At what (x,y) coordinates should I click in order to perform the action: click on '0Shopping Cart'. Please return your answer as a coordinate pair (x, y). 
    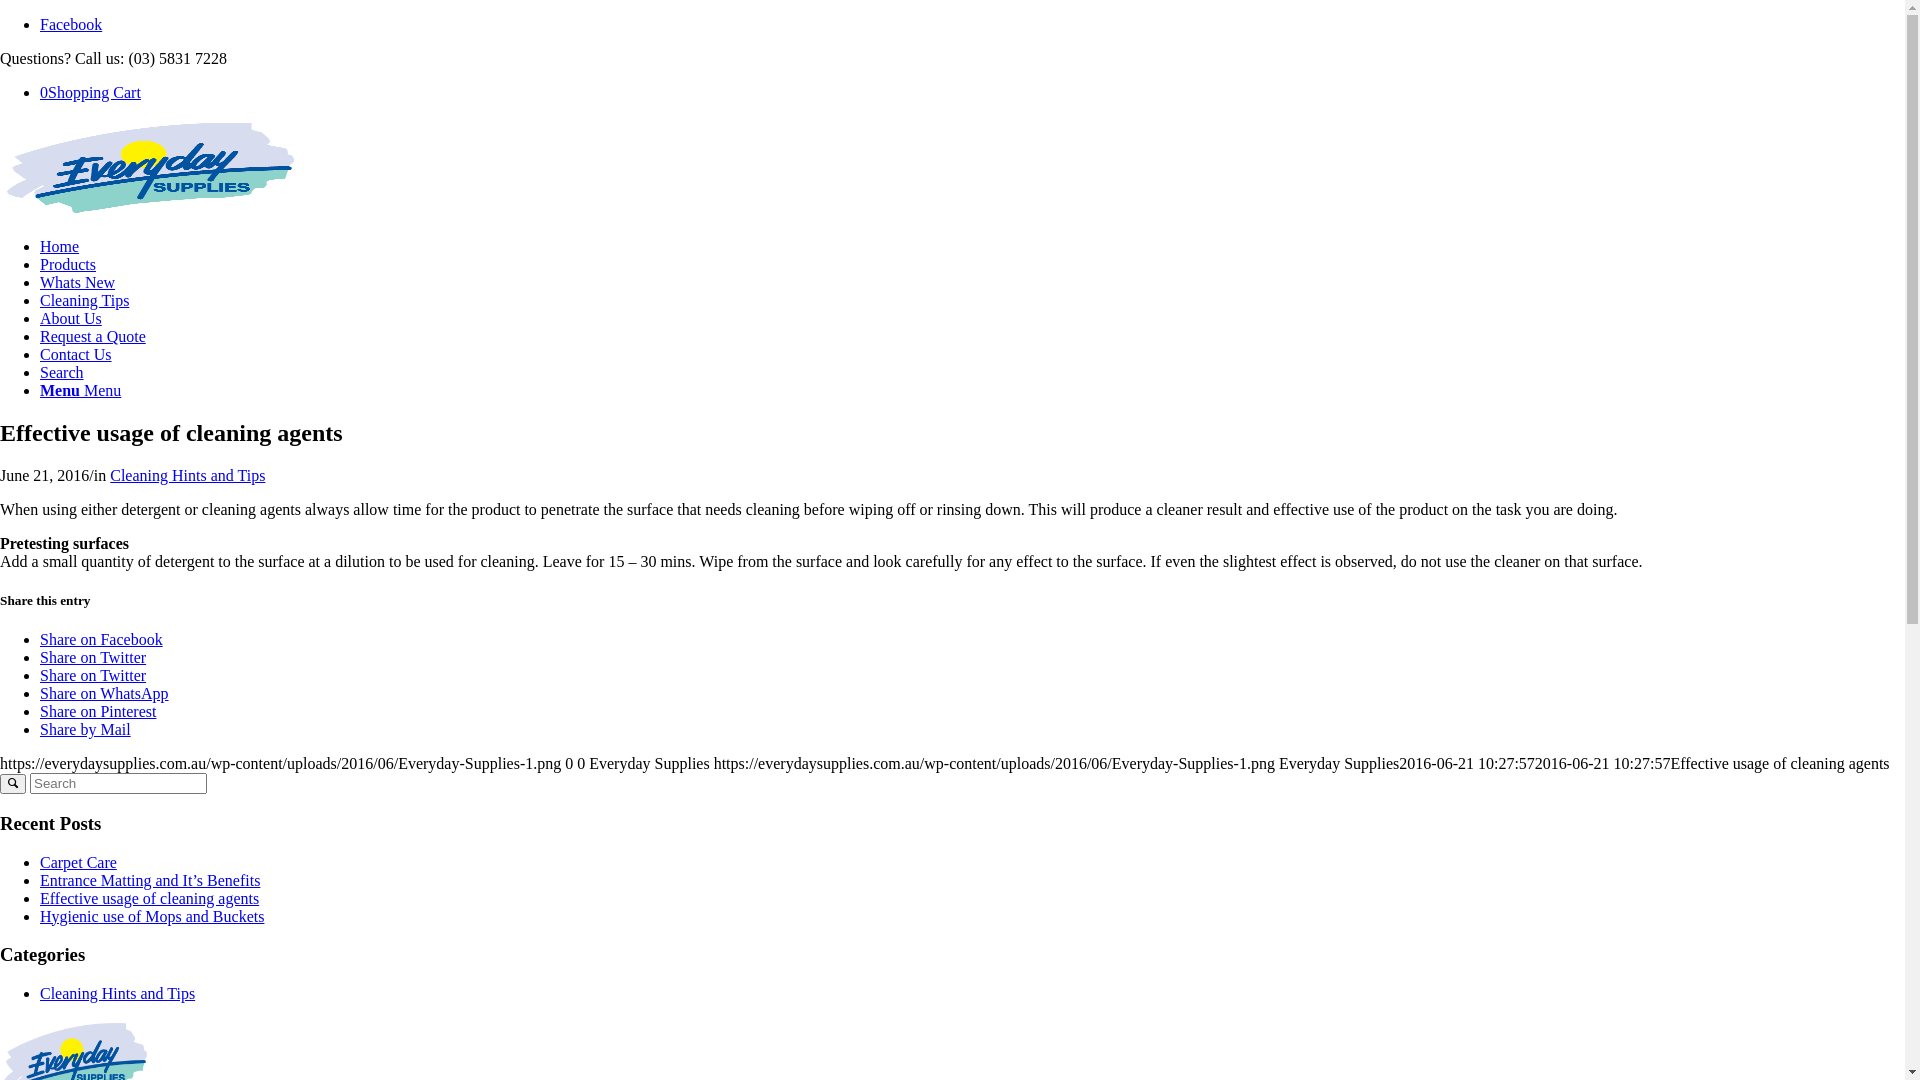
    Looking at the image, I should click on (89, 92).